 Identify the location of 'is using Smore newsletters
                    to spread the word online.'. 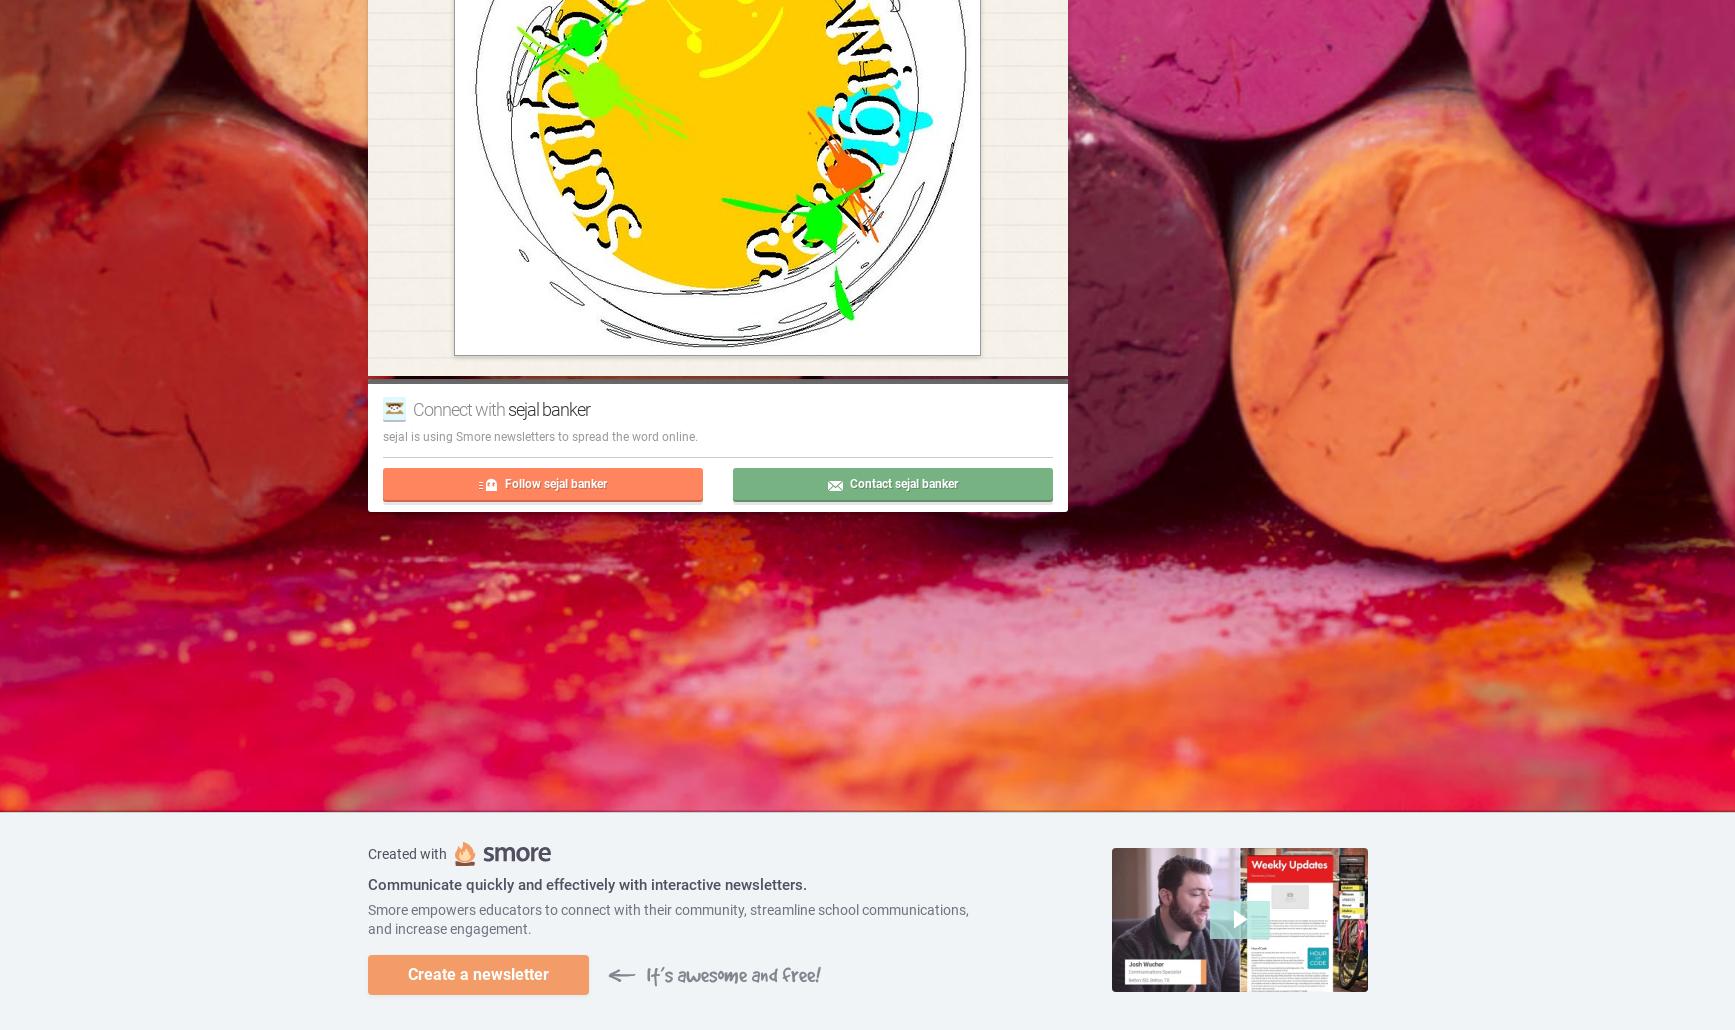
(552, 434).